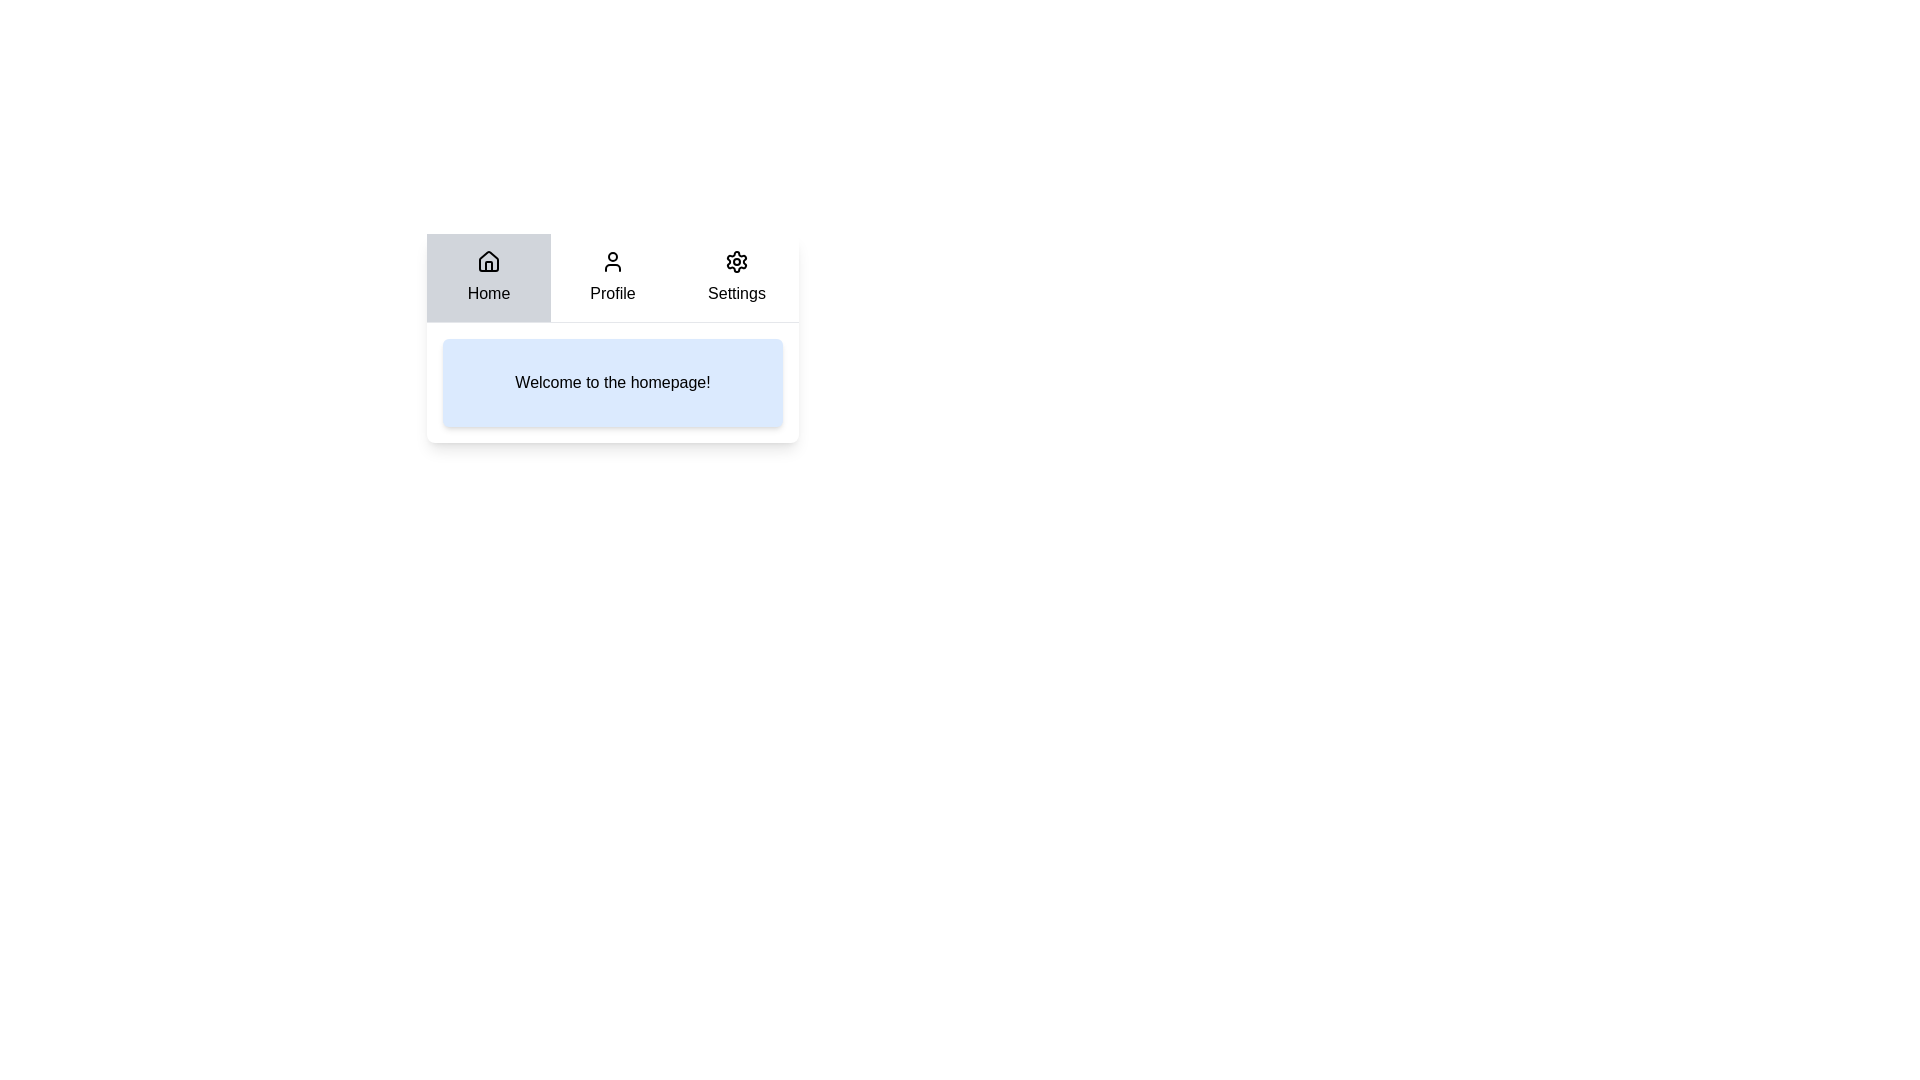 This screenshot has height=1080, width=1920. Describe the element at coordinates (736, 277) in the screenshot. I see `the Settings tab by clicking on it` at that location.